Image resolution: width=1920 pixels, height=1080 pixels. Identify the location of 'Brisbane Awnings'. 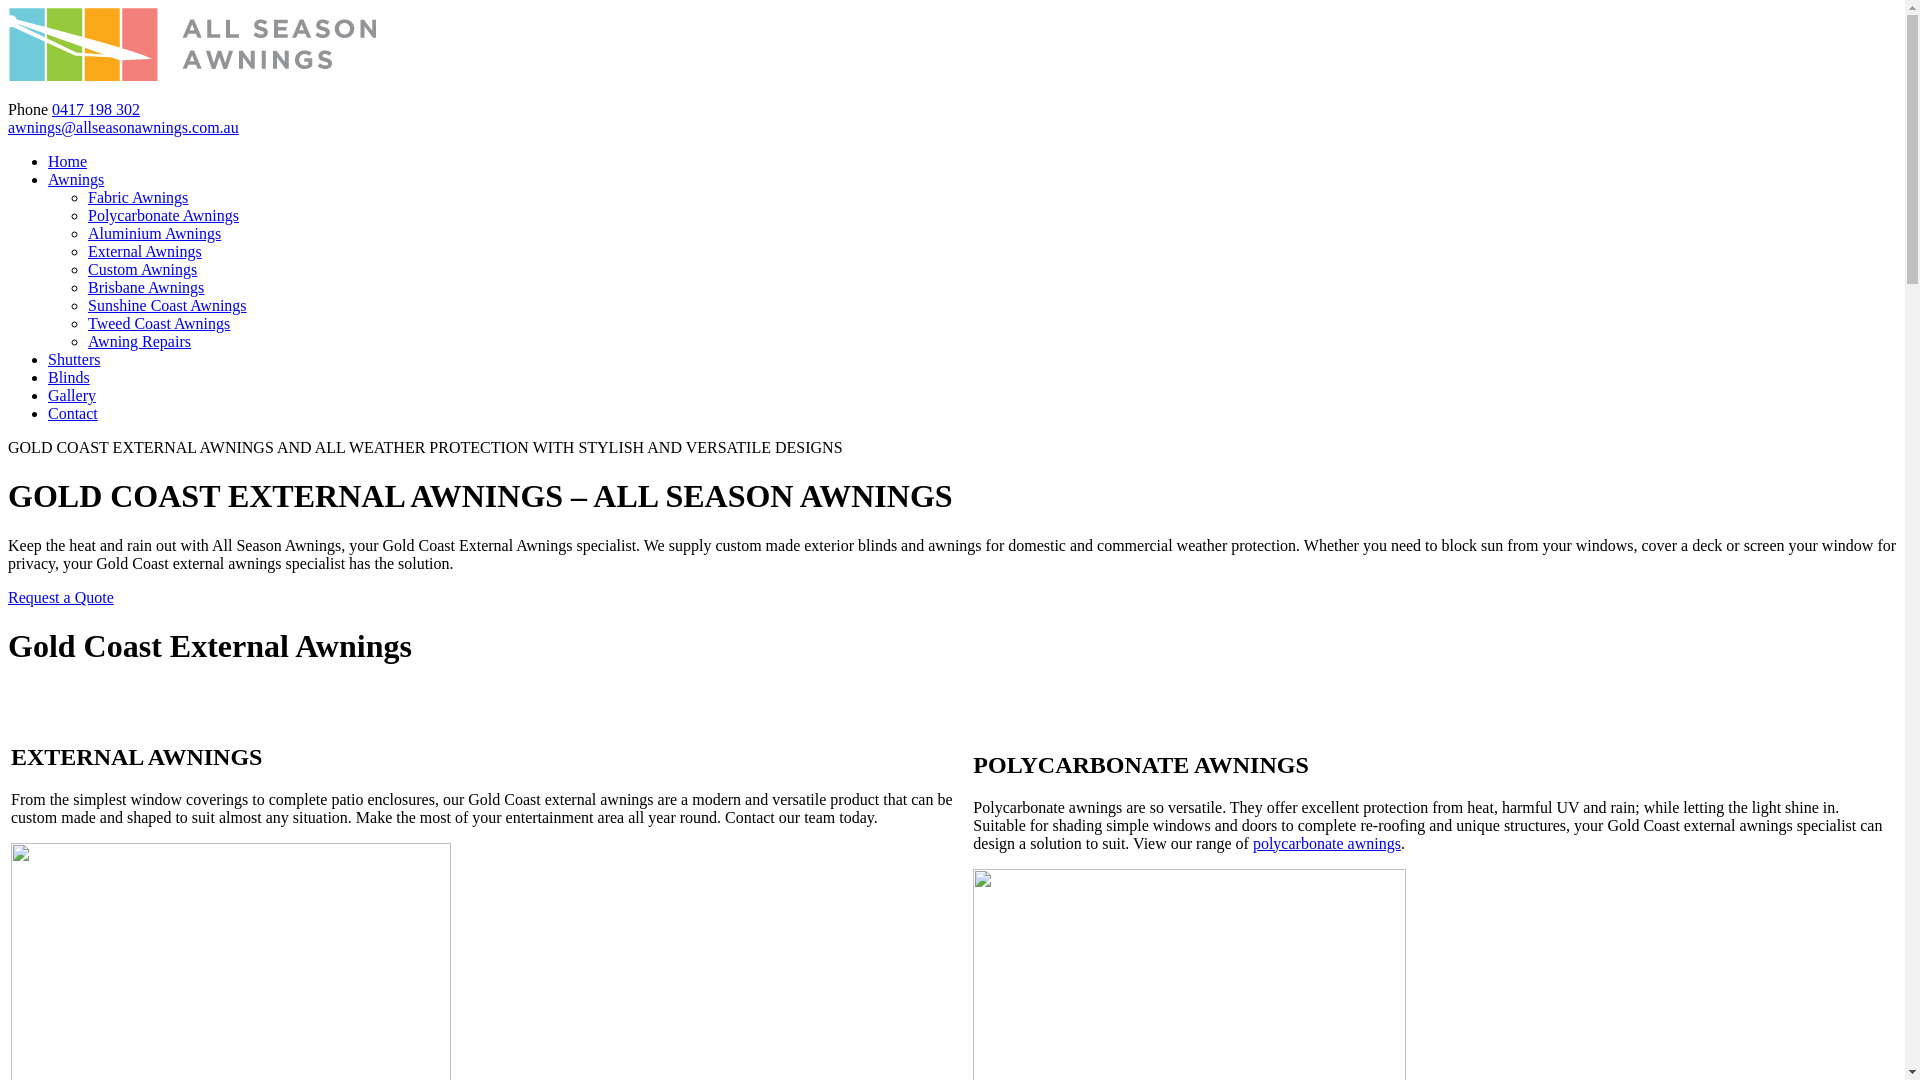
(144, 287).